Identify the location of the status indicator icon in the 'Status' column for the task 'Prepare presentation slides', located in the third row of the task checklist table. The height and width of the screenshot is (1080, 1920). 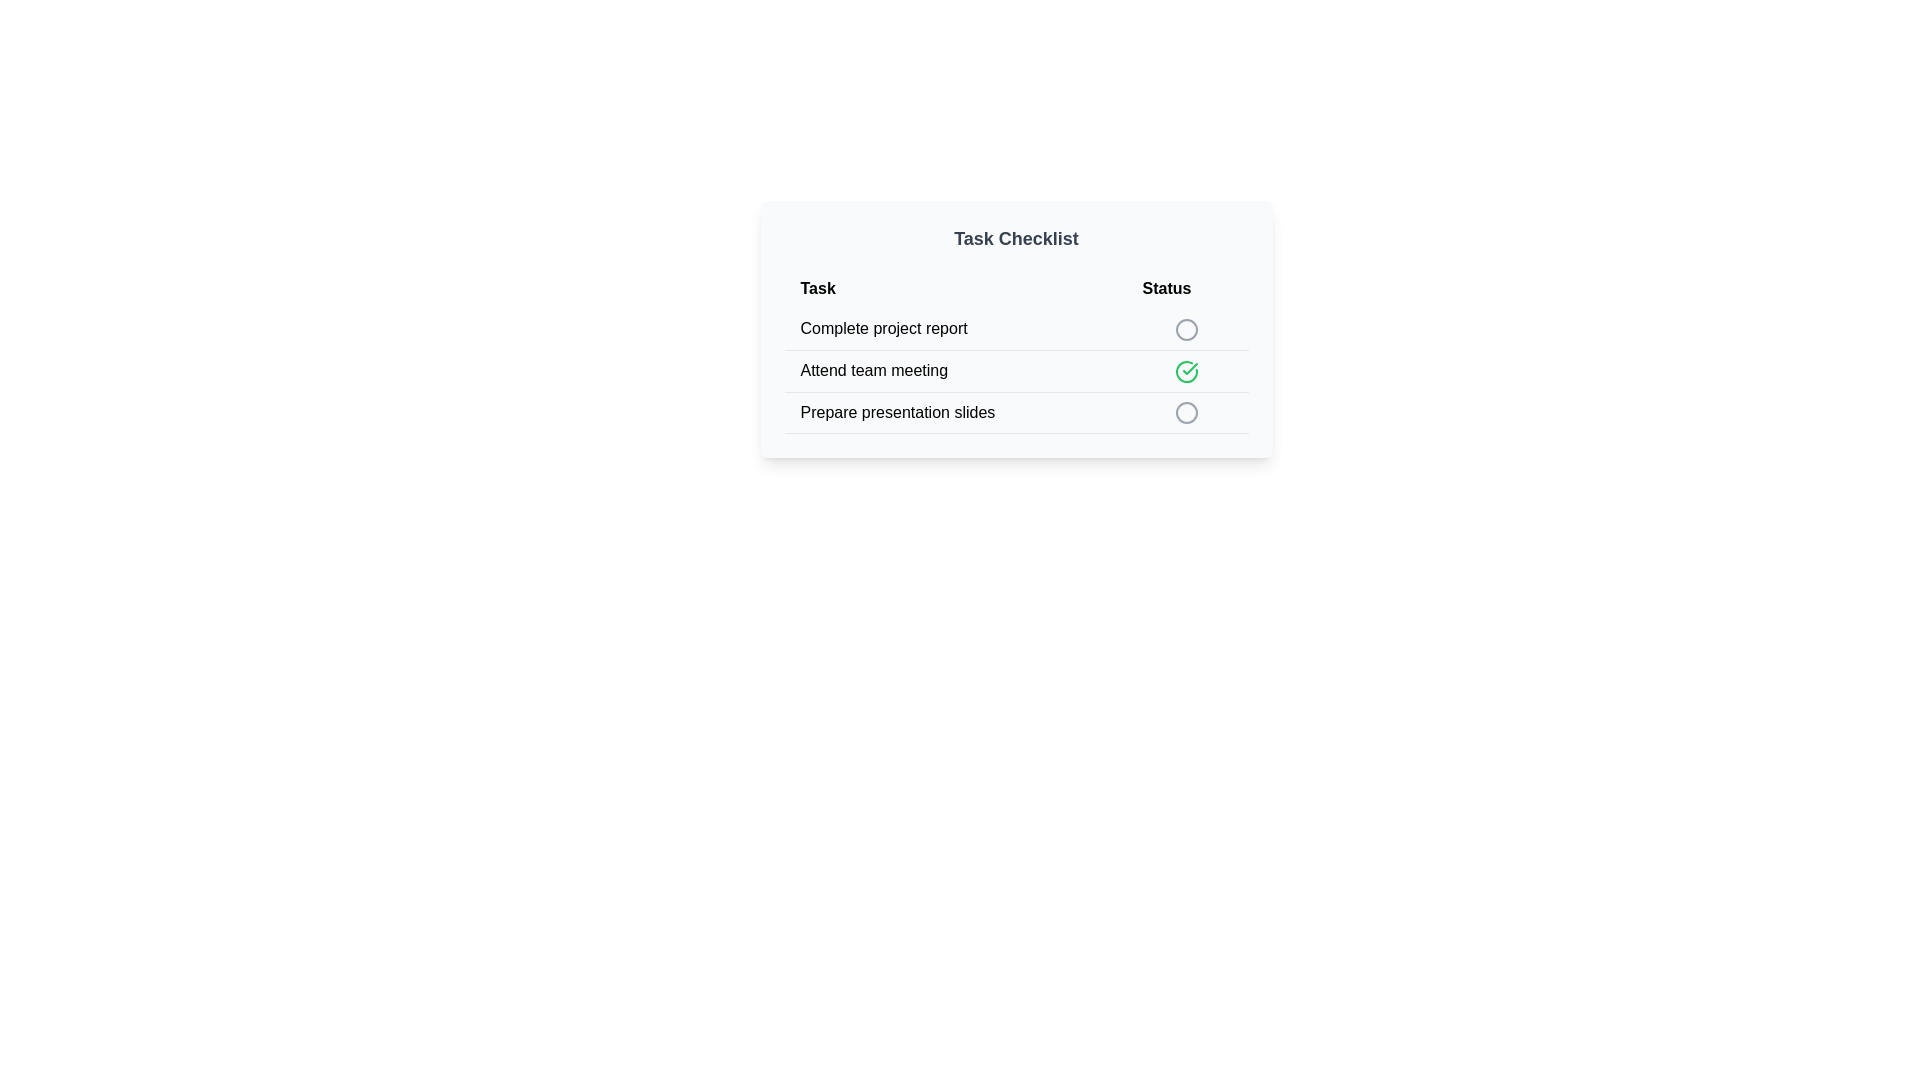
(1187, 412).